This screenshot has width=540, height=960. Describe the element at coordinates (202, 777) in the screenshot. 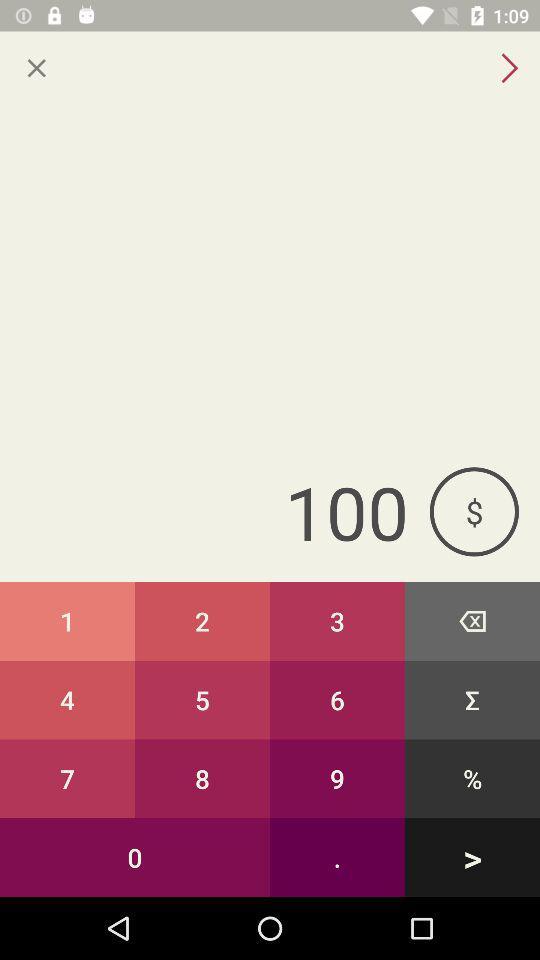

I see `the button to the right of 4 icon` at that location.